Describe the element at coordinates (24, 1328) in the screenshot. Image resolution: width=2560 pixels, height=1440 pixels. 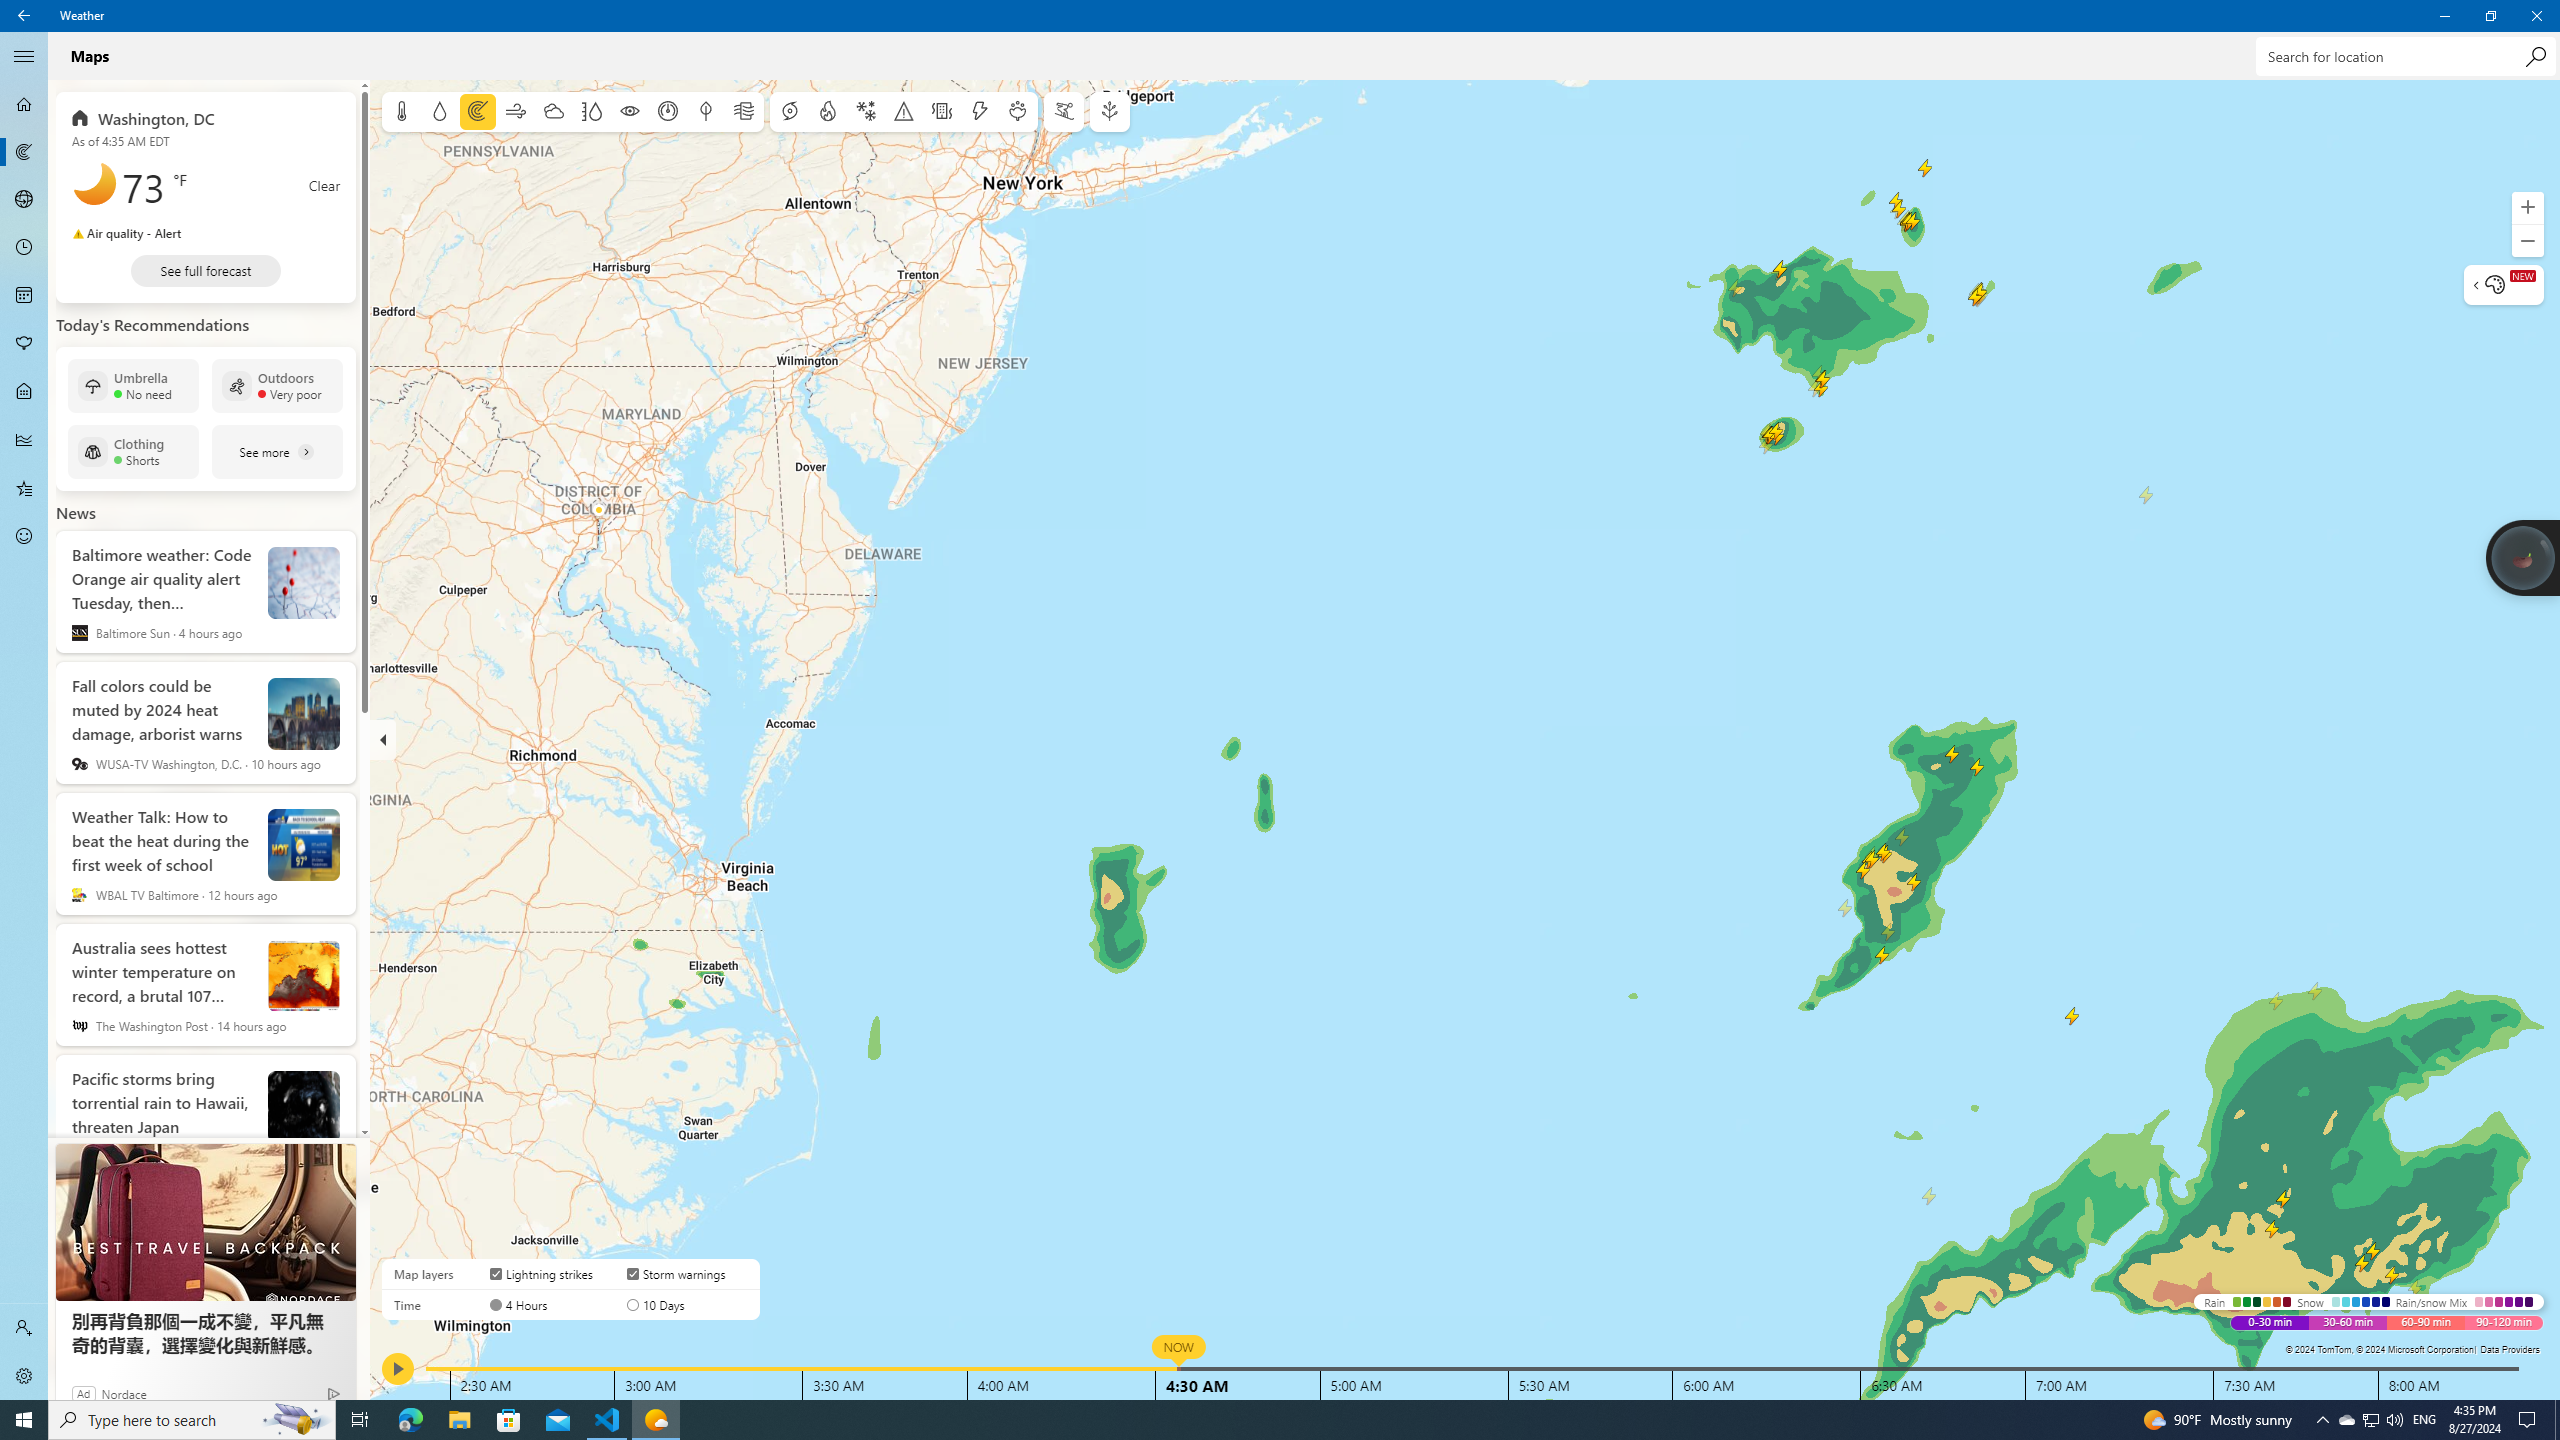
I see `'Sign in'` at that location.